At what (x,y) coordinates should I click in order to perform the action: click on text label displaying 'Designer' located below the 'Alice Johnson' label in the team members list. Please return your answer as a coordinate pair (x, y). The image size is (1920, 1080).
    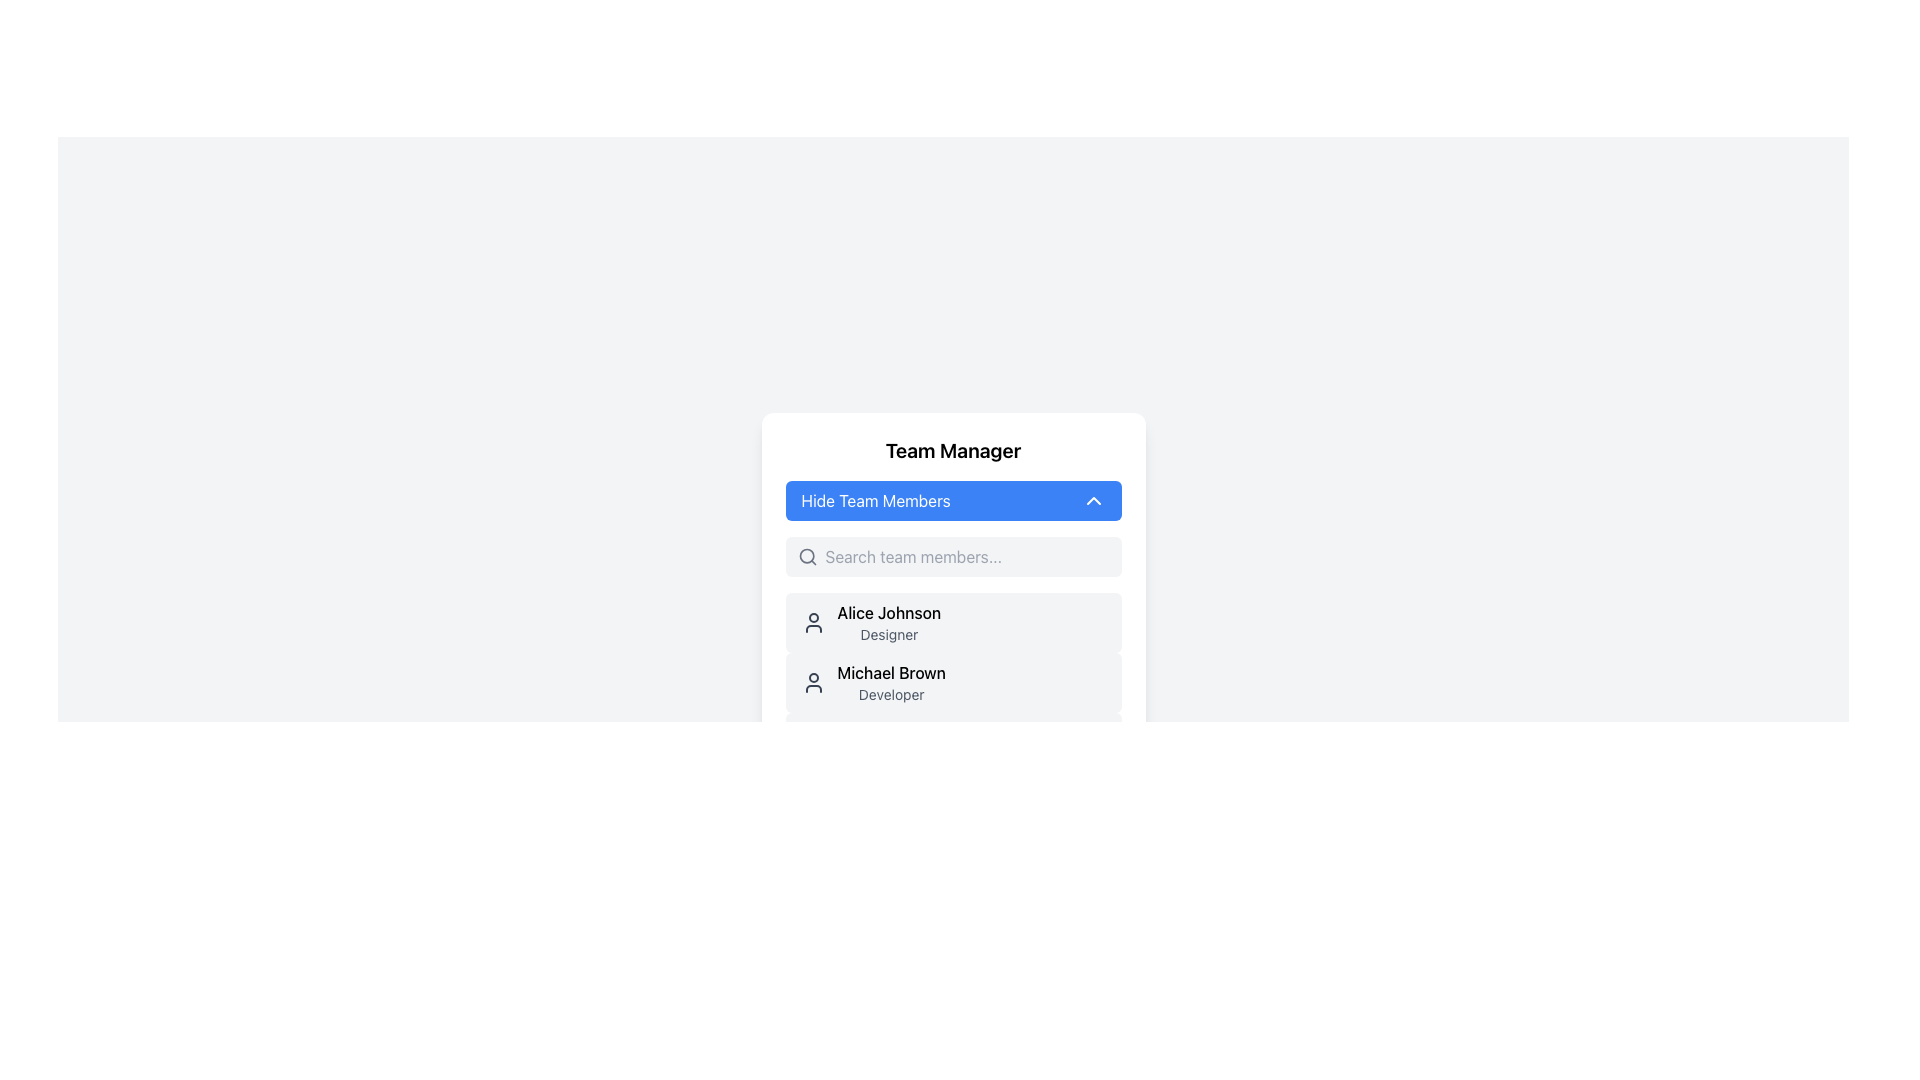
    Looking at the image, I should click on (888, 635).